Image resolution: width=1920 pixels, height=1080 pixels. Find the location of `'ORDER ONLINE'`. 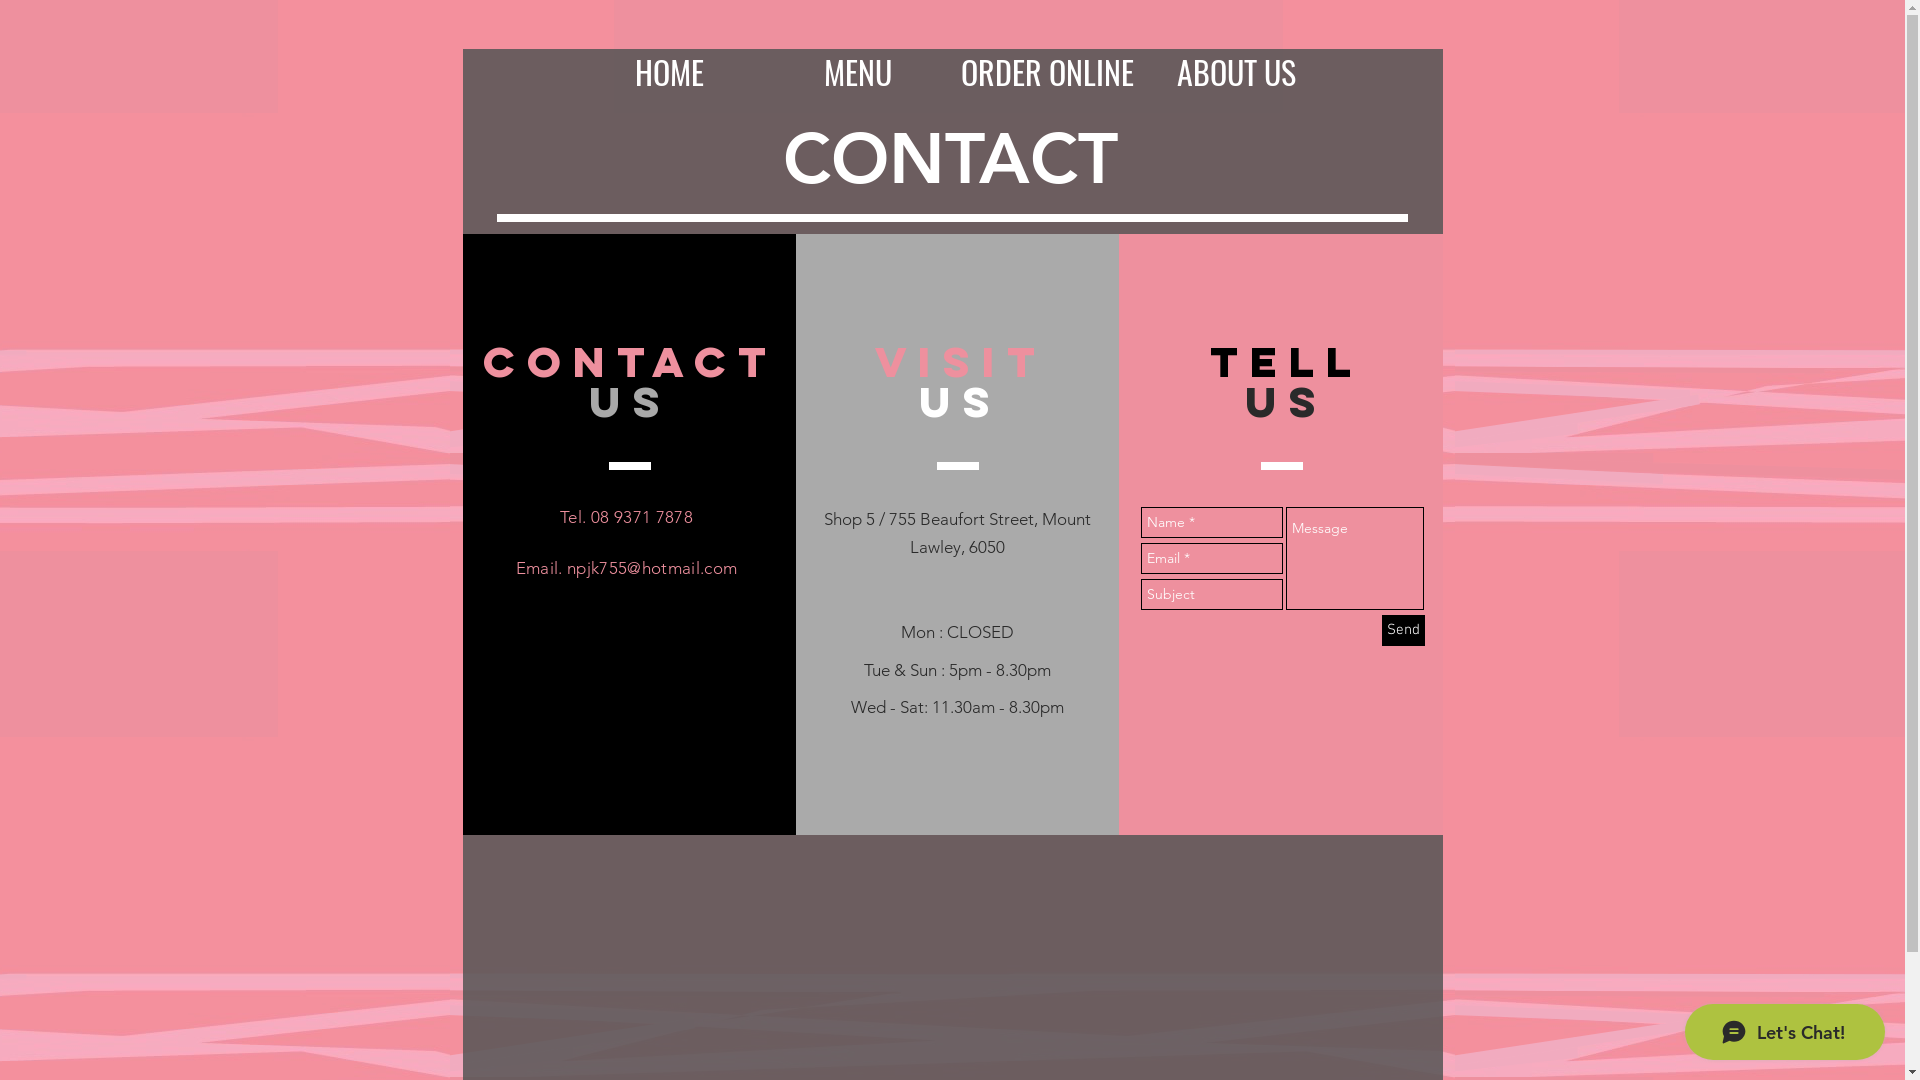

'ORDER ONLINE' is located at coordinates (1045, 61).